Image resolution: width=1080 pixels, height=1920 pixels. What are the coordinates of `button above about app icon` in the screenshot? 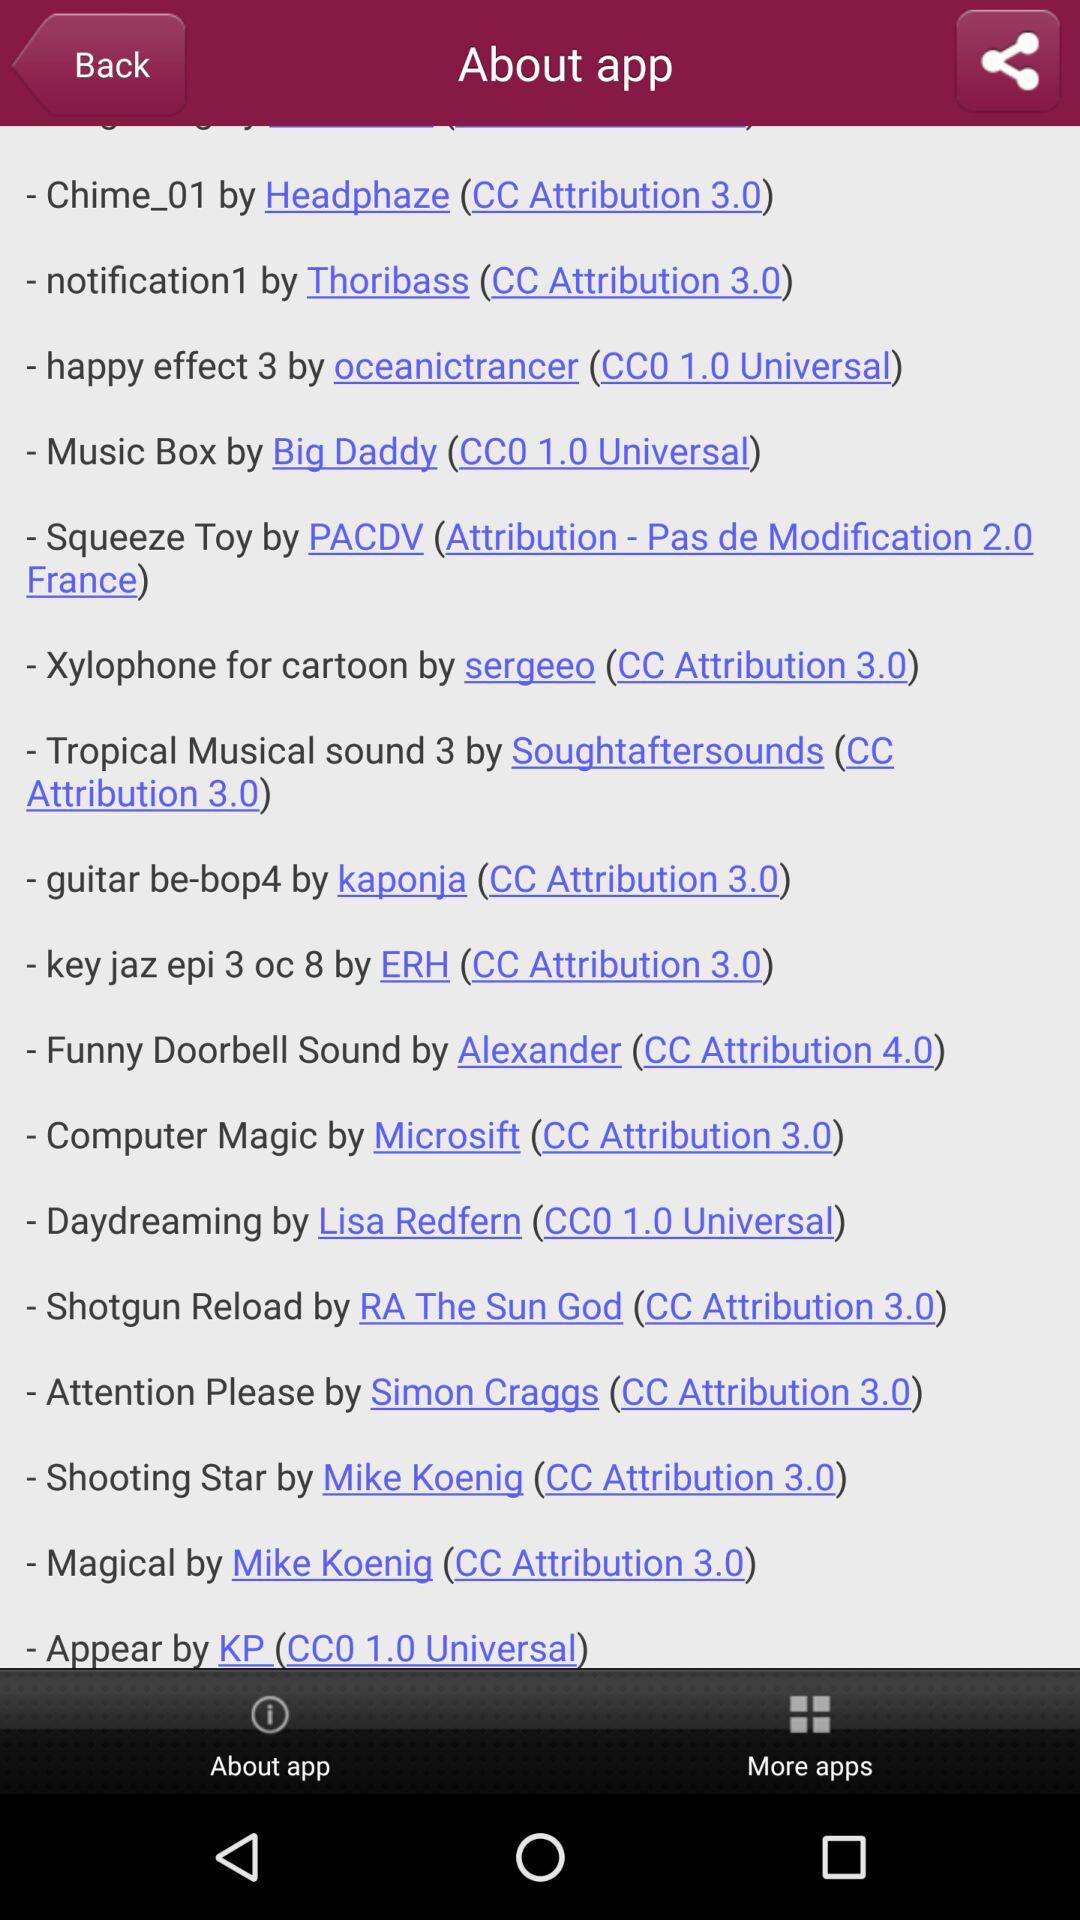 It's located at (540, 896).